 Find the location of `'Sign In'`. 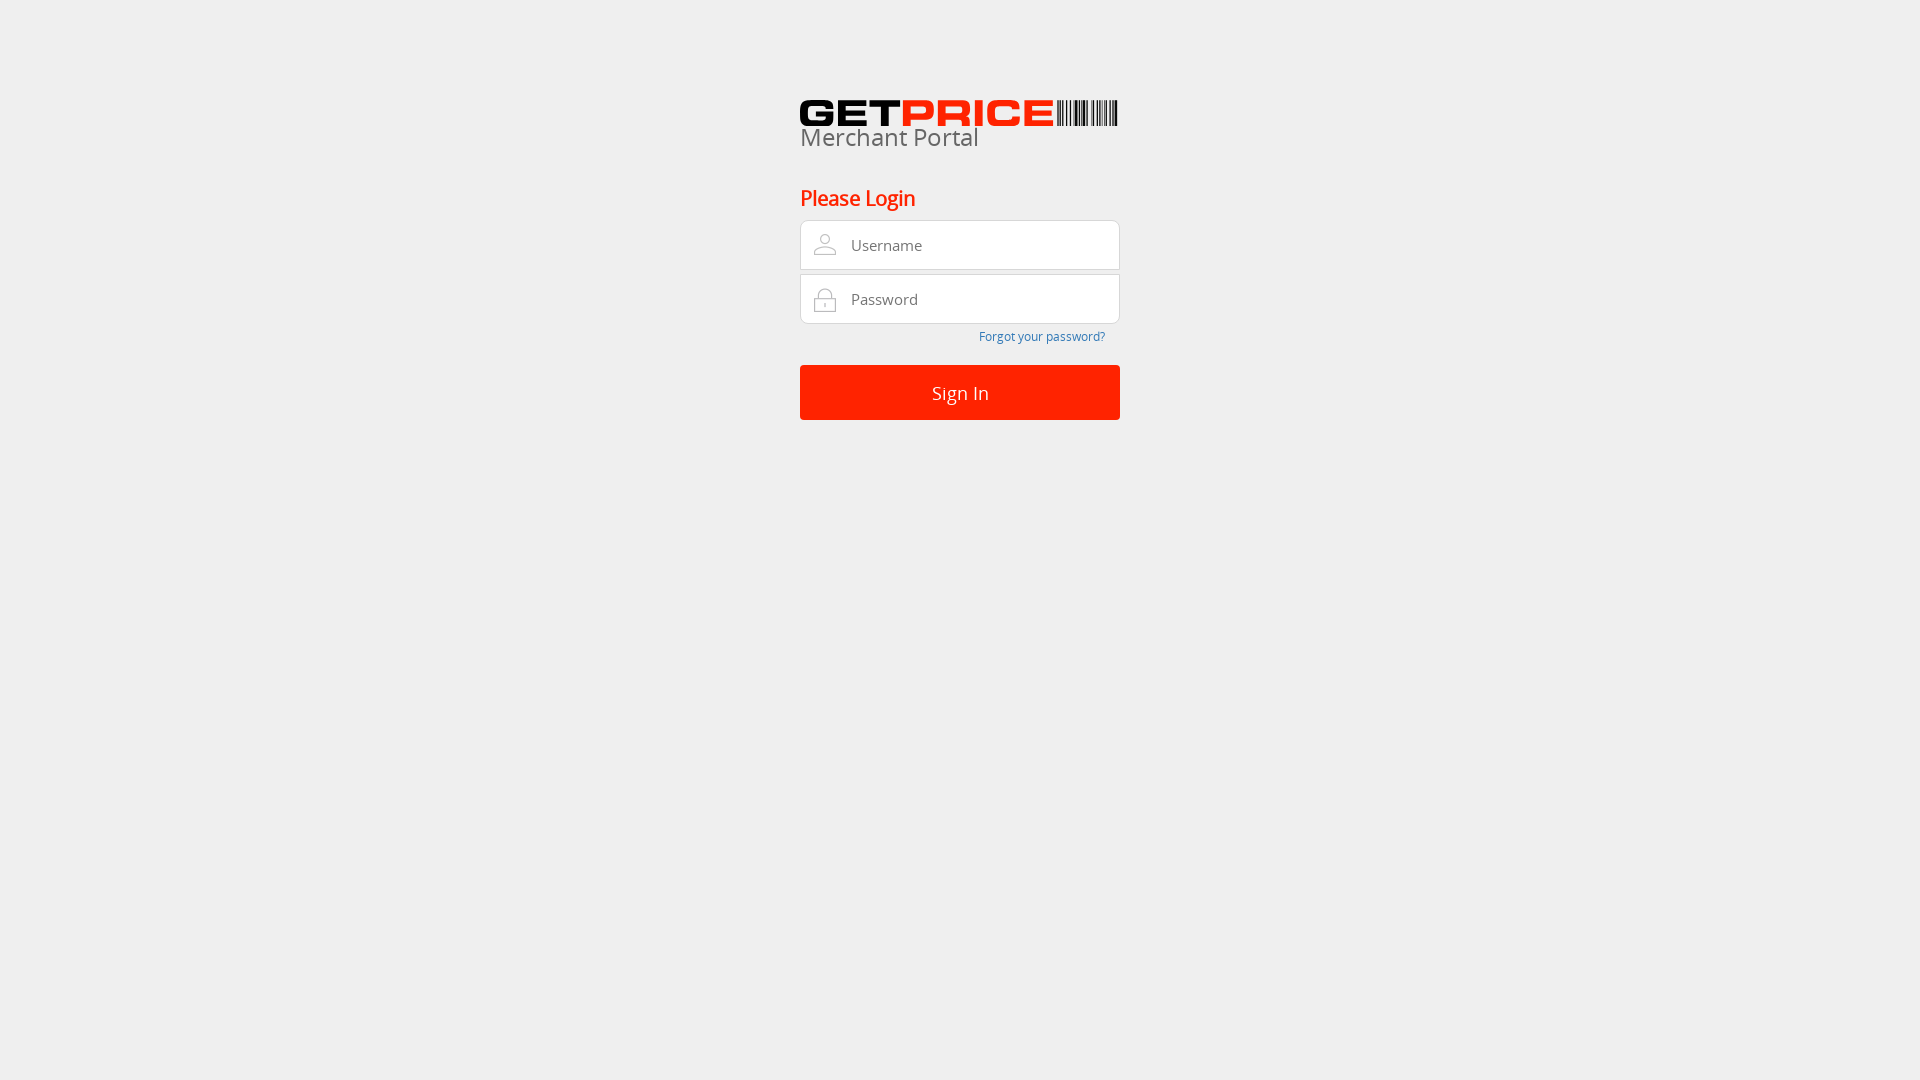

'Sign In' is located at coordinates (960, 392).